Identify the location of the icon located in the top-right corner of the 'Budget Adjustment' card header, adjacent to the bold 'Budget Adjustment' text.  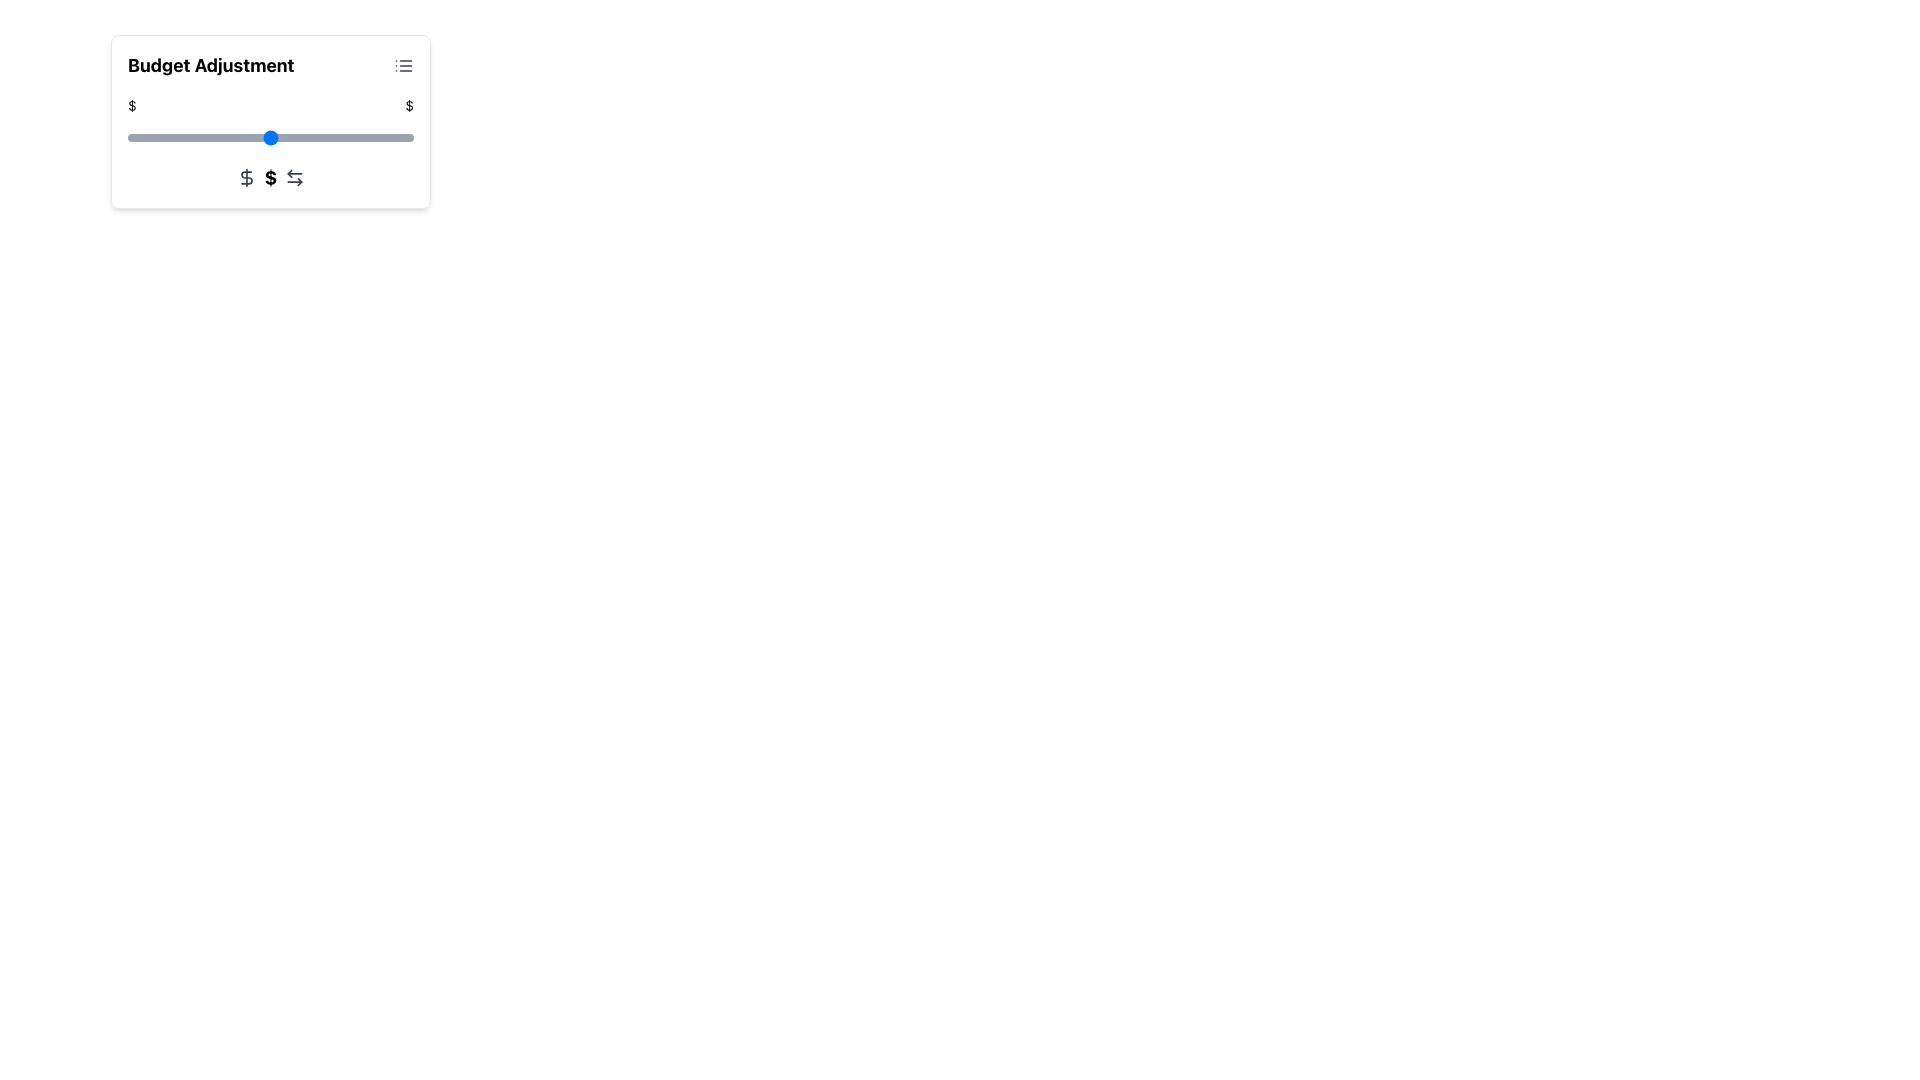
(402, 64).